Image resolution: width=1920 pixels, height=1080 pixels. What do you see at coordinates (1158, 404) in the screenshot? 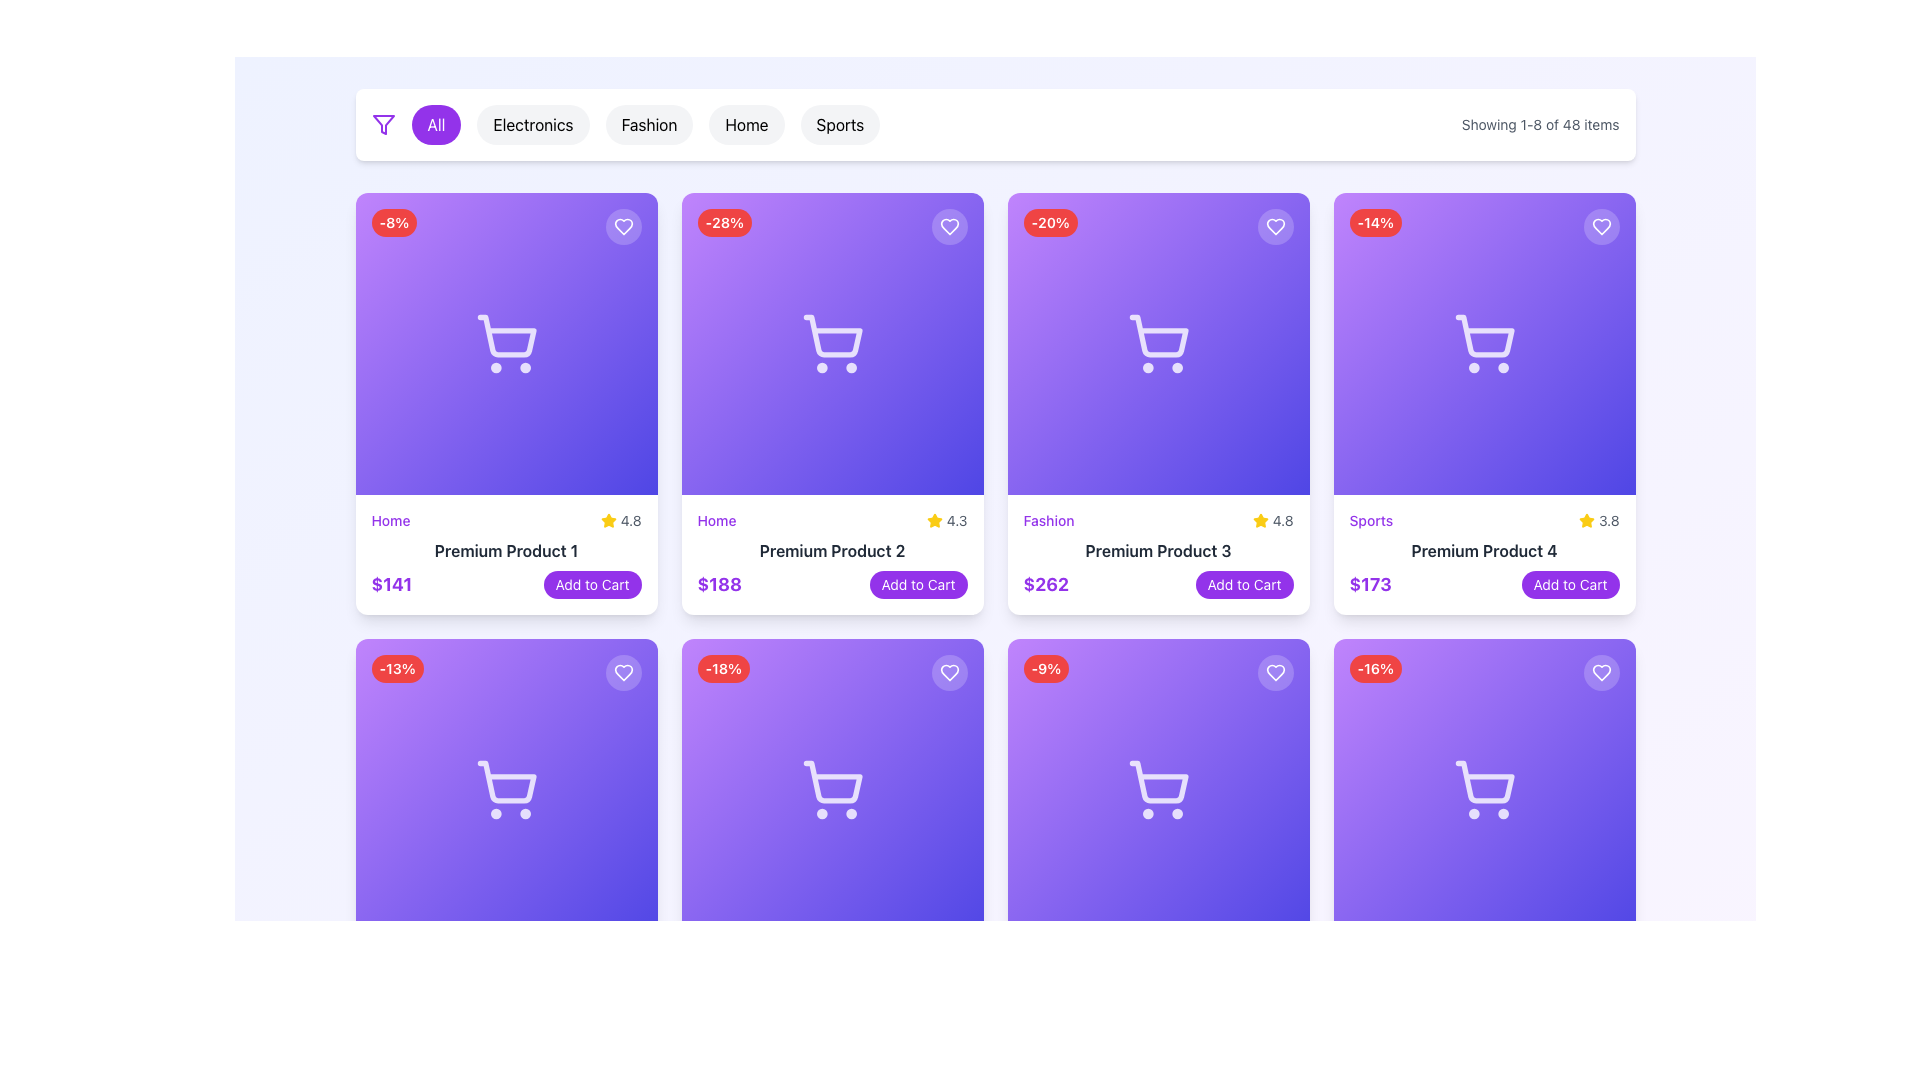
I see `the third product card in the grid layout` at bounding box center [1158, 404].